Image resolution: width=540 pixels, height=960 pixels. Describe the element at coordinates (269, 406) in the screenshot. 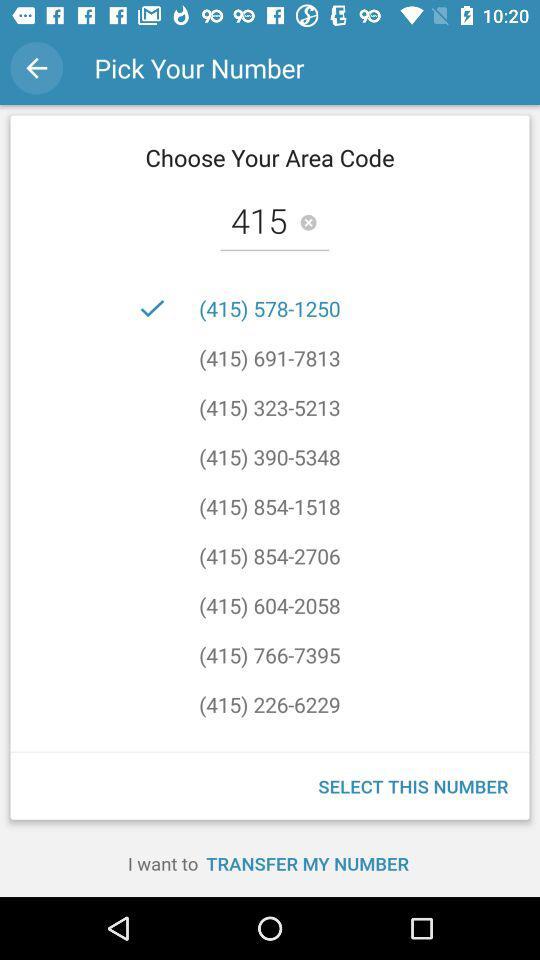

I see `the item above the (415) 390-5348 icon` at that location.